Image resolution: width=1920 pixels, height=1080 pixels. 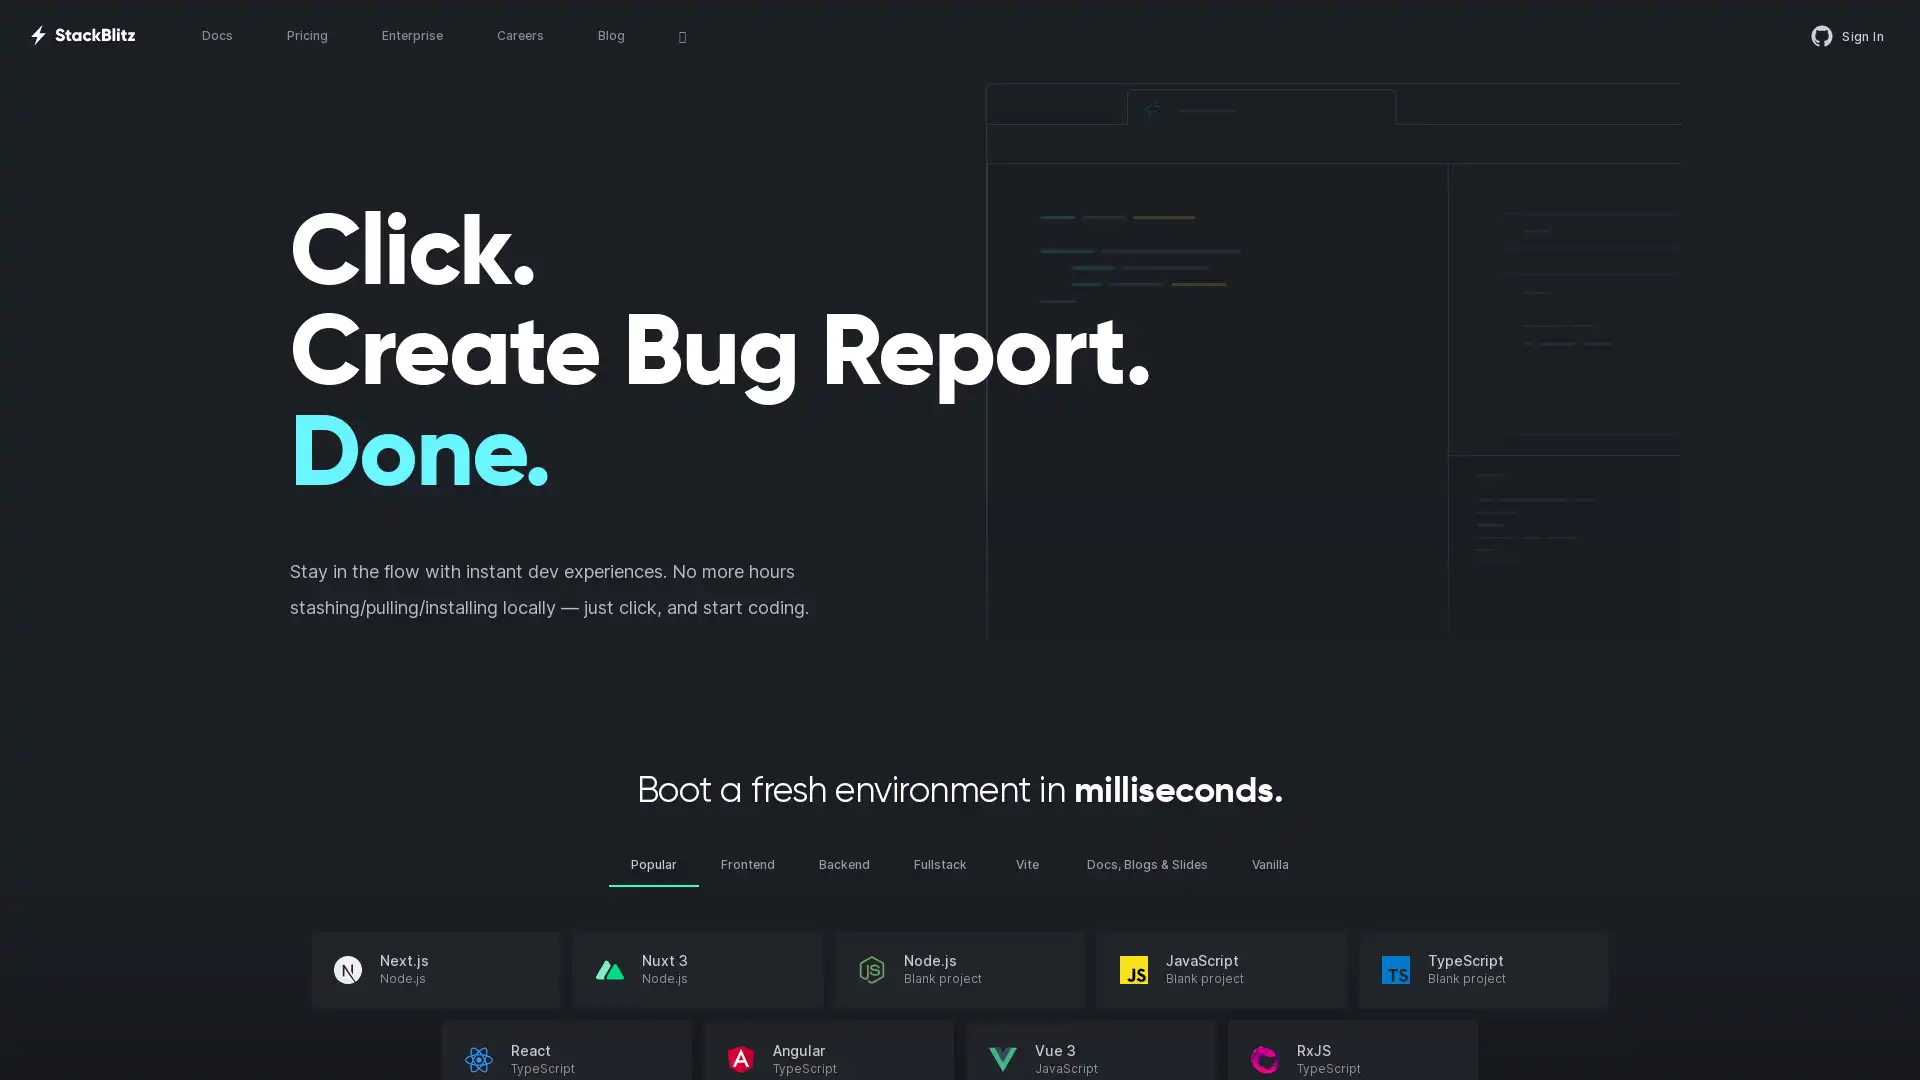 What do you see at coordinates (939, 863) in the screenshot?
I see `Fullstack` at bounding box center [939, 863].